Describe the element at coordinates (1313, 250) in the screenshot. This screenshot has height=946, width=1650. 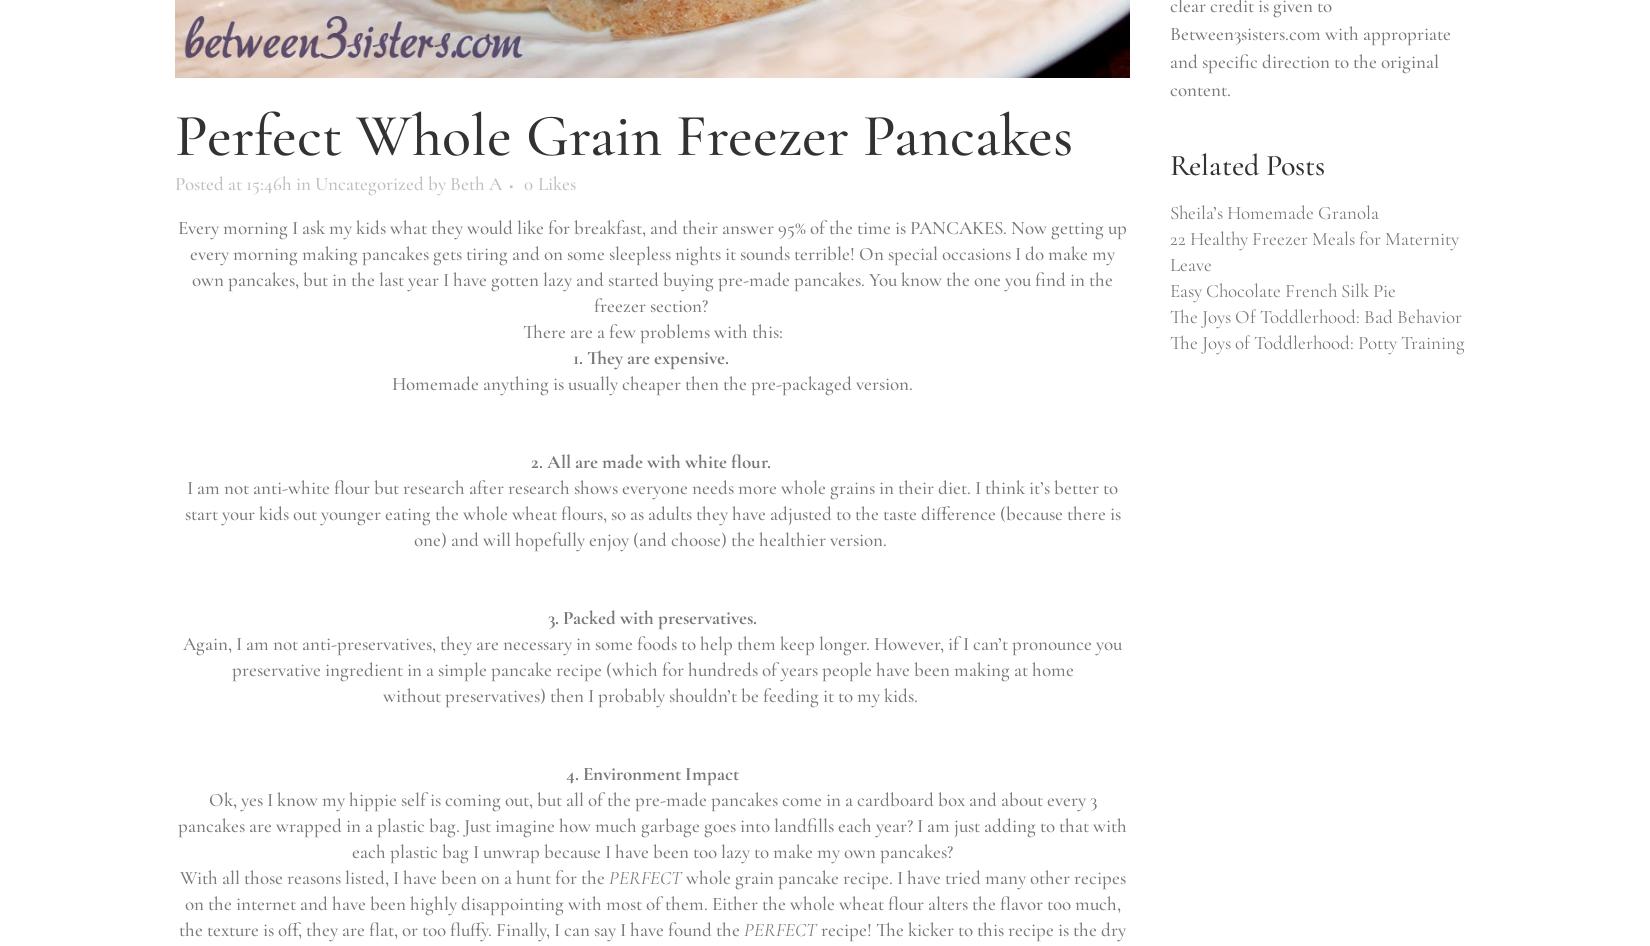
I see `'22 Healthy Freezer Meals for Maternity Leave'` at that location.